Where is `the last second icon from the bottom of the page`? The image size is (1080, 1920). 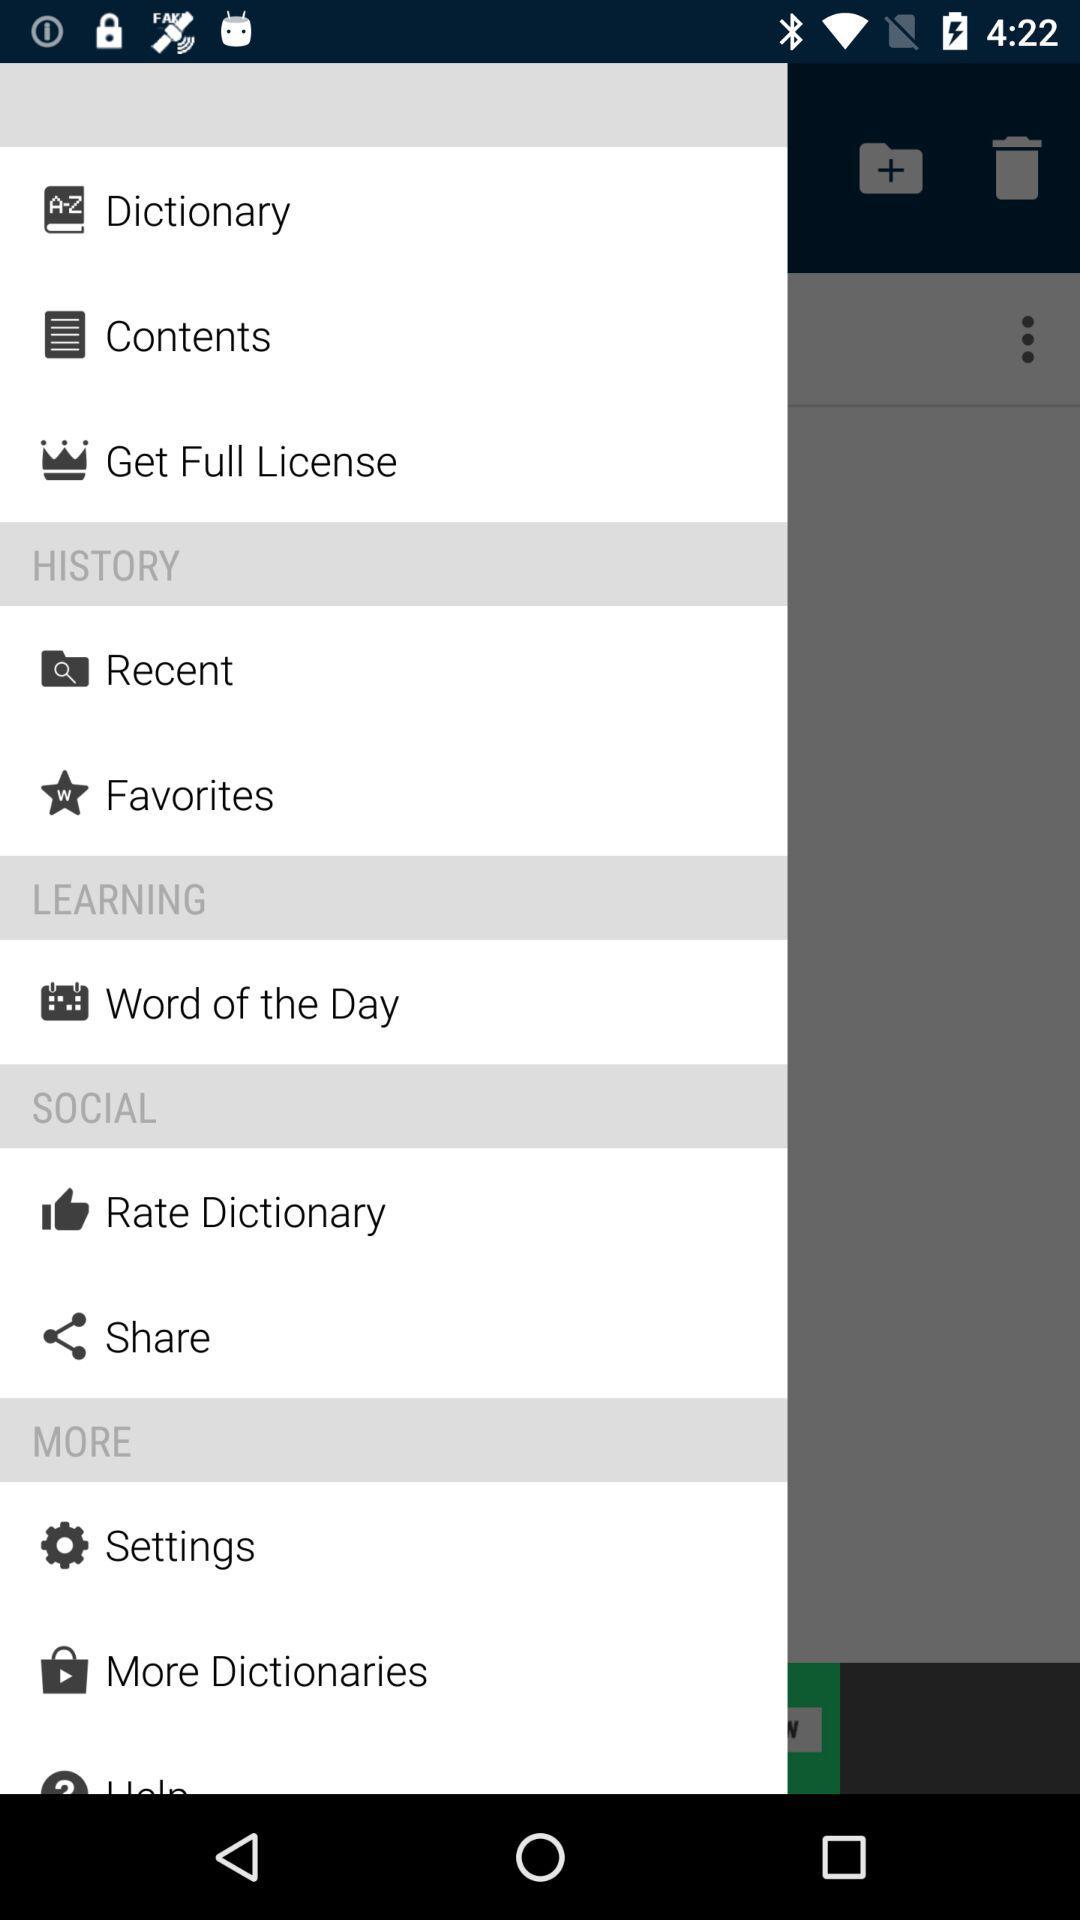 the last second icon from the bottom of the page is located at coordinates (64, 1669).